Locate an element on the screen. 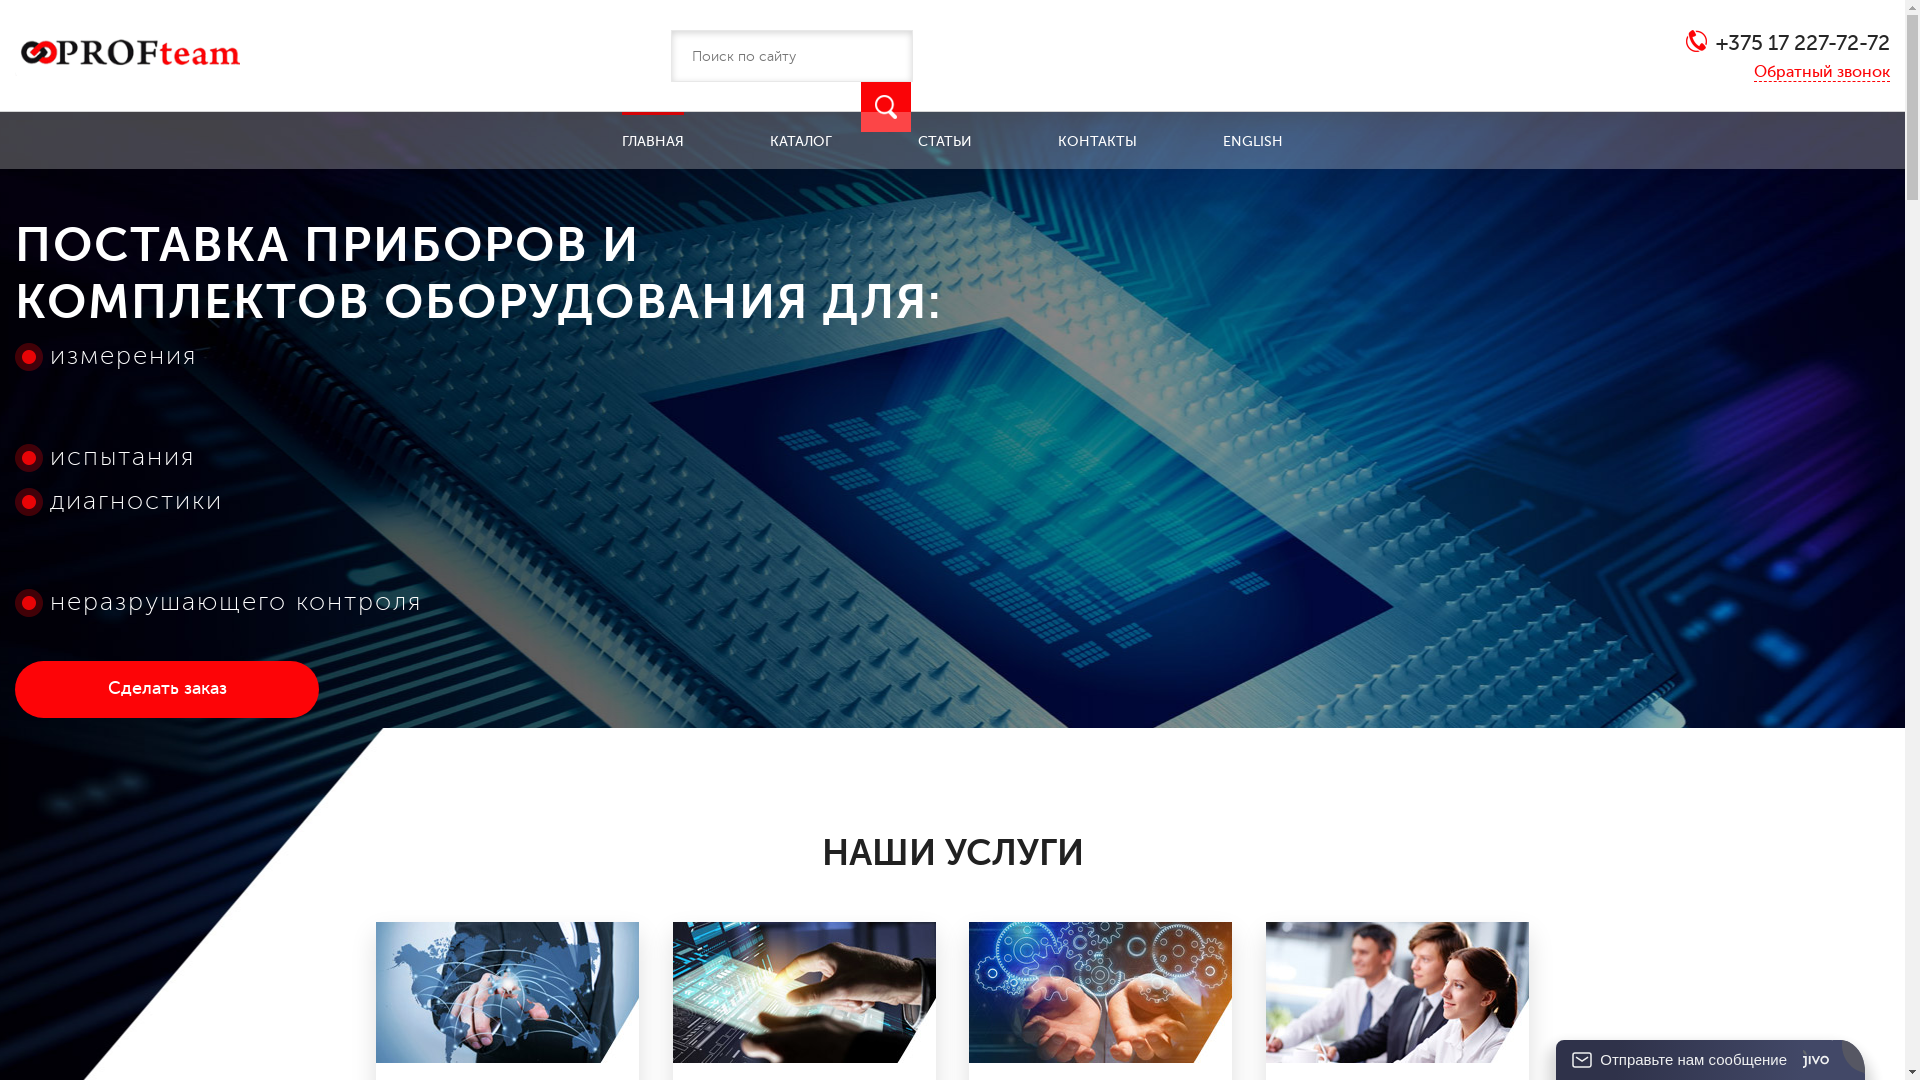 The image size is (1920, 1080). 'ENGLISH' is located at coordinates (1251, 135).